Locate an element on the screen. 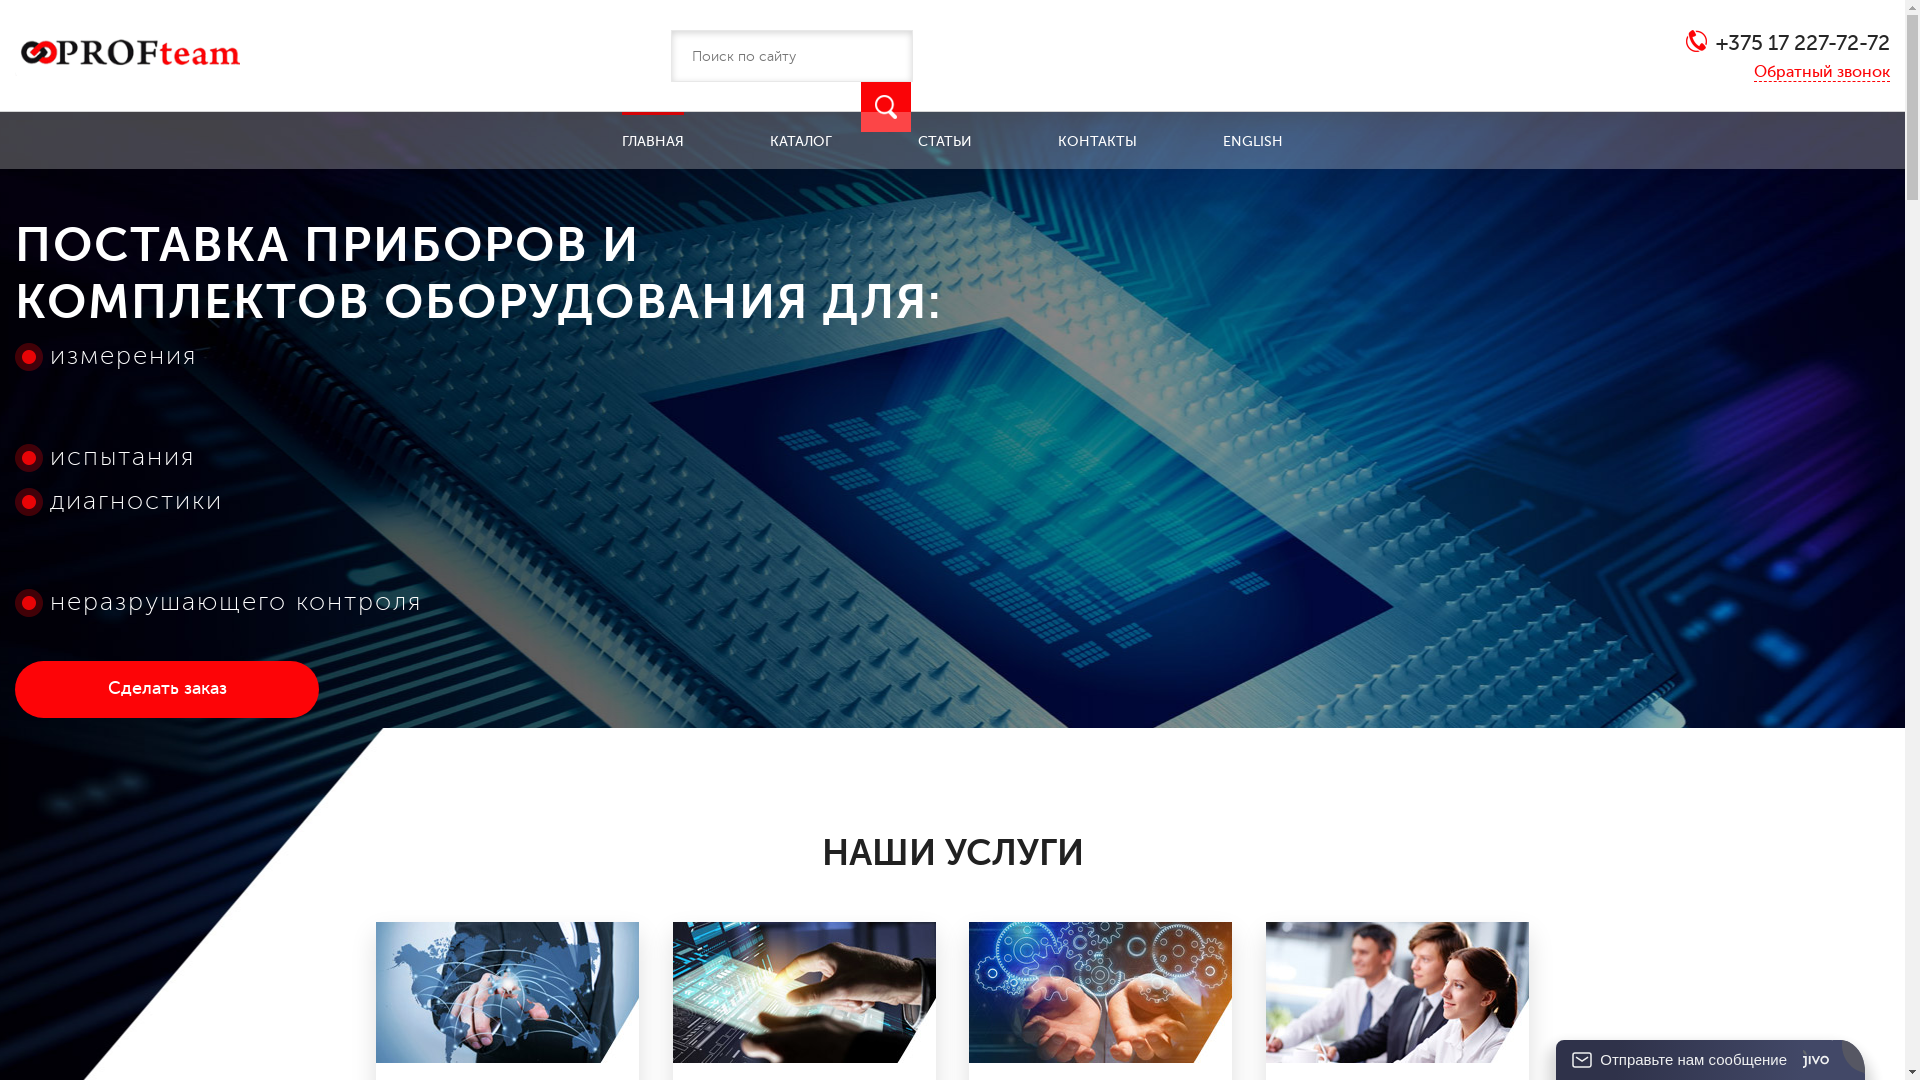 The image size is (1920, 1080). 'ENGLISH' is located at coordinates (1251, 135).